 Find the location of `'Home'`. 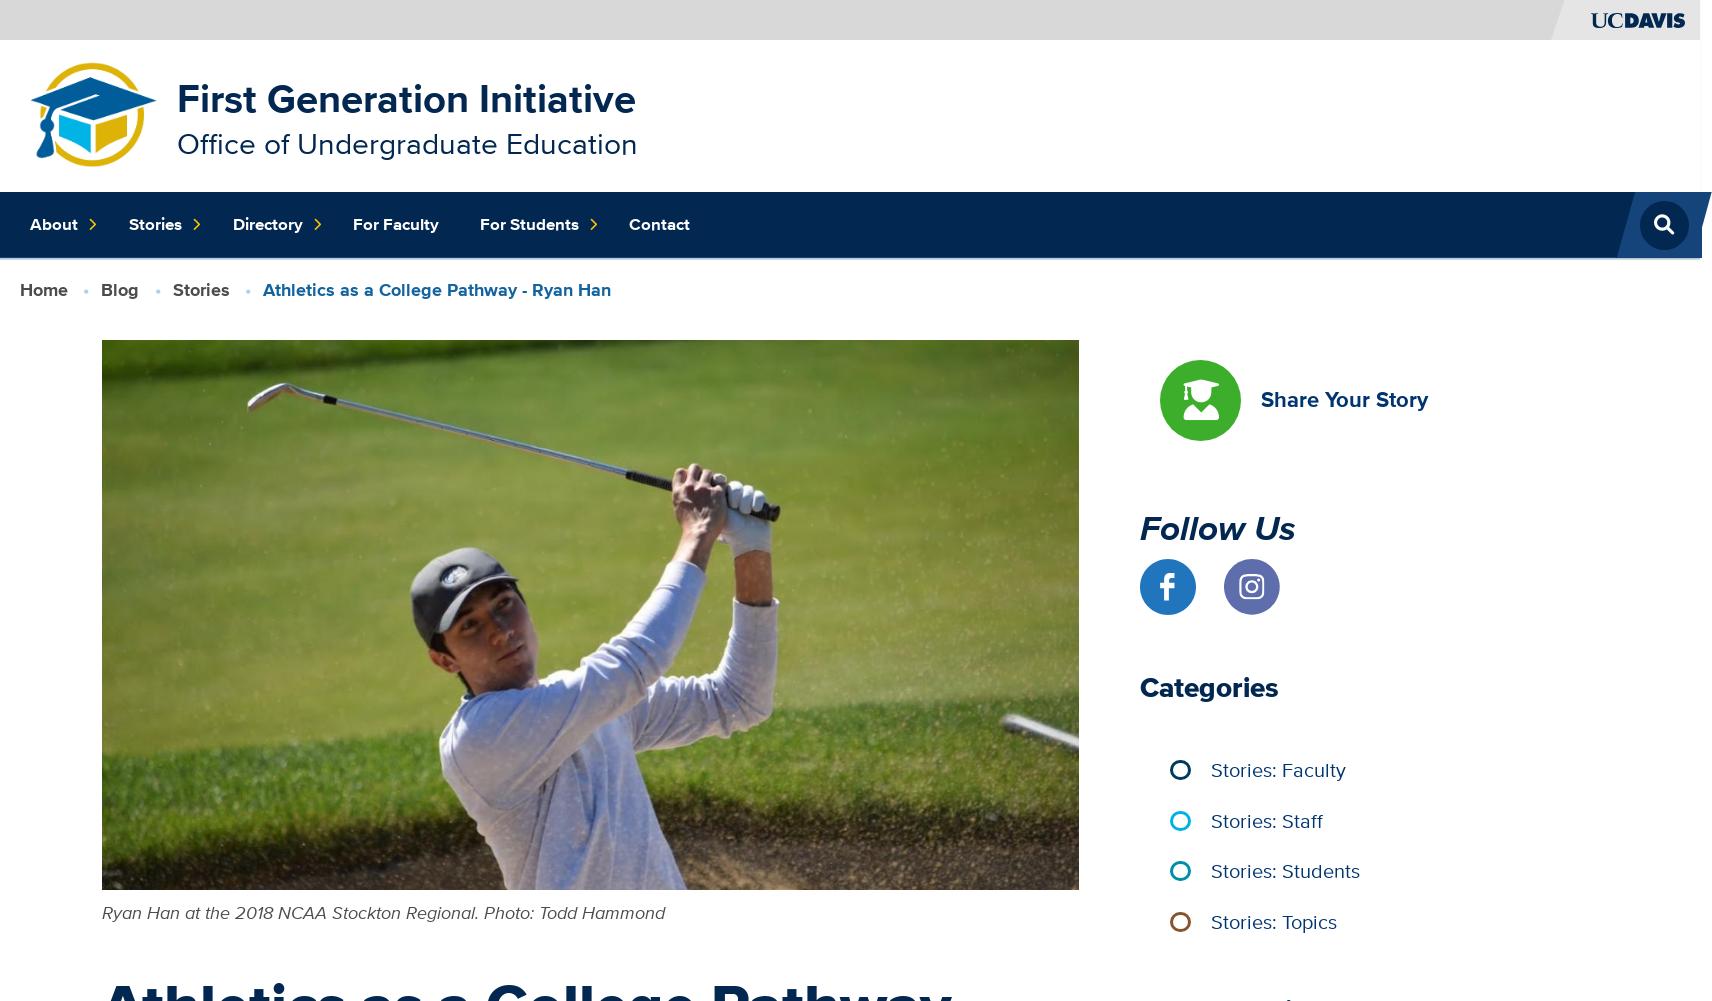

'Home' is located at coordinates (42, 288).